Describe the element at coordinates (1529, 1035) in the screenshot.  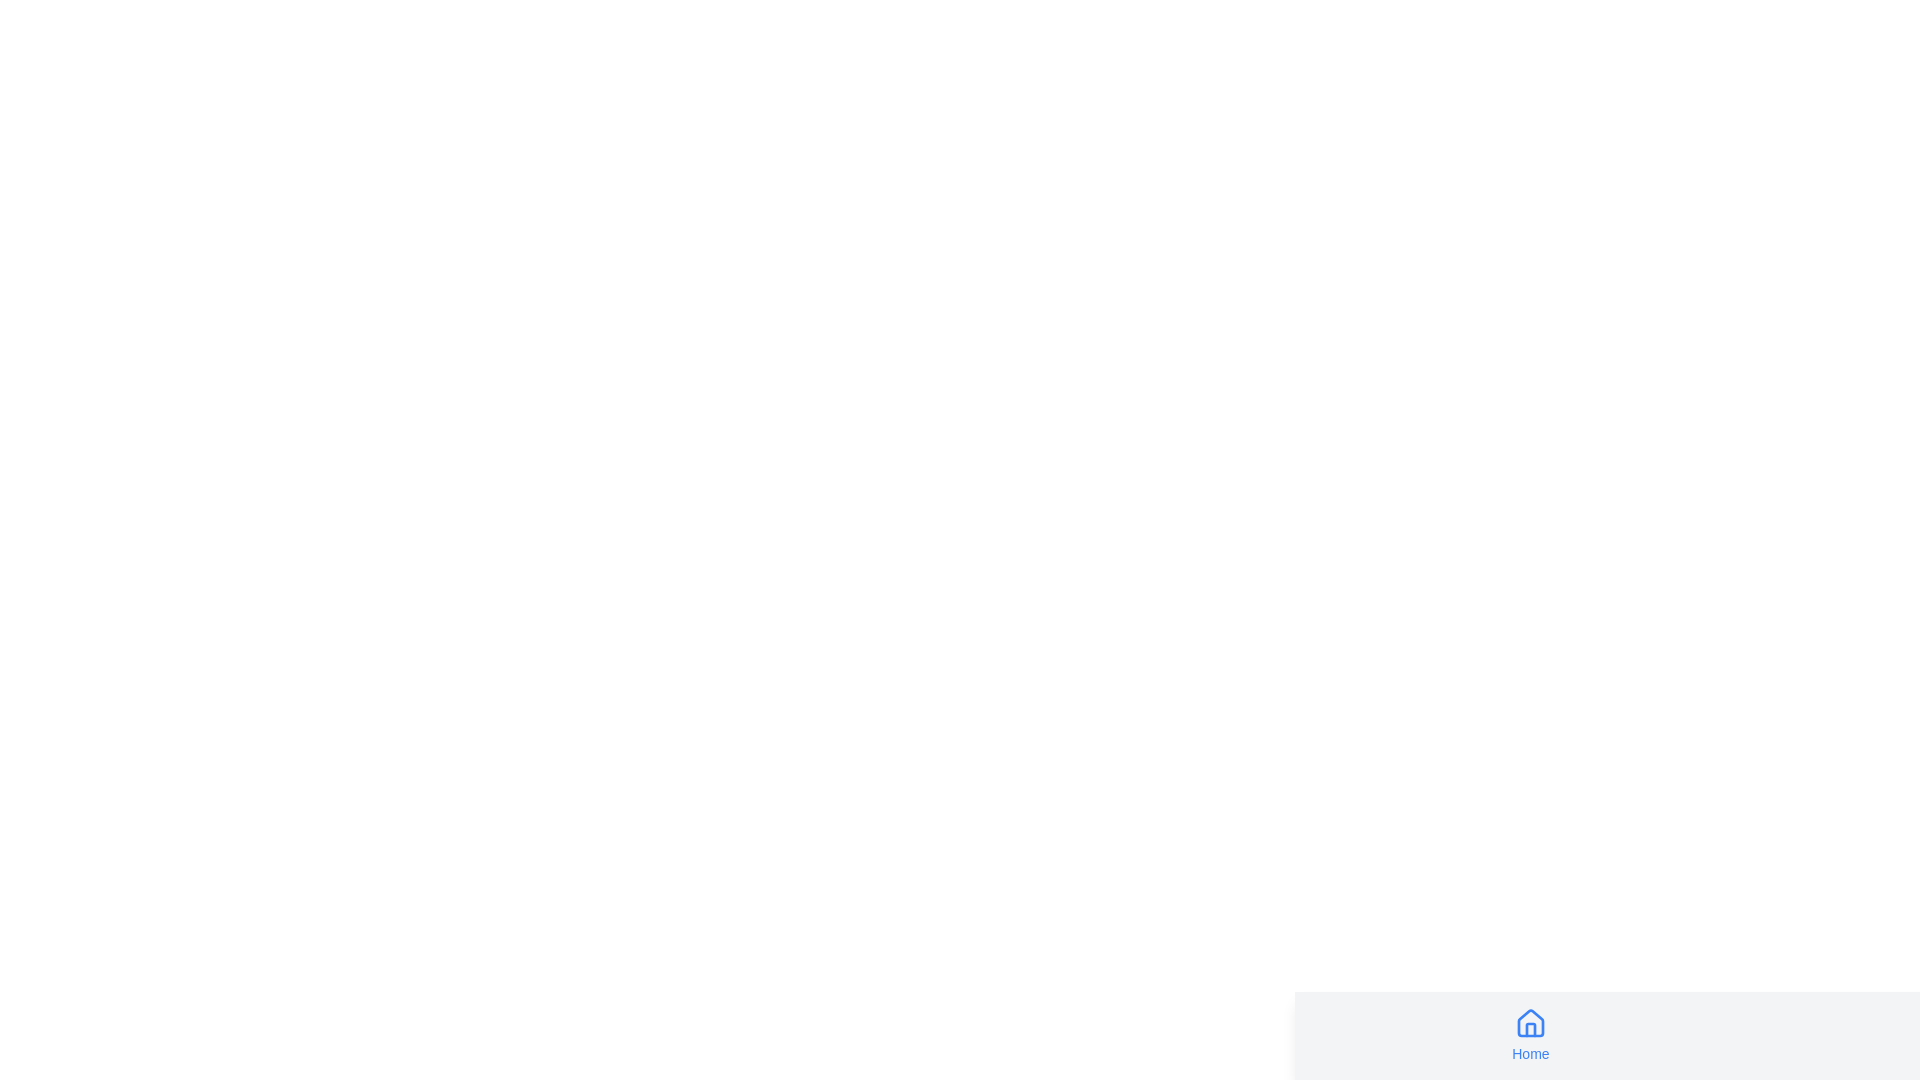
I see `the 'Home' navigation button located at the far left of the bottom navigation bar` at that location.